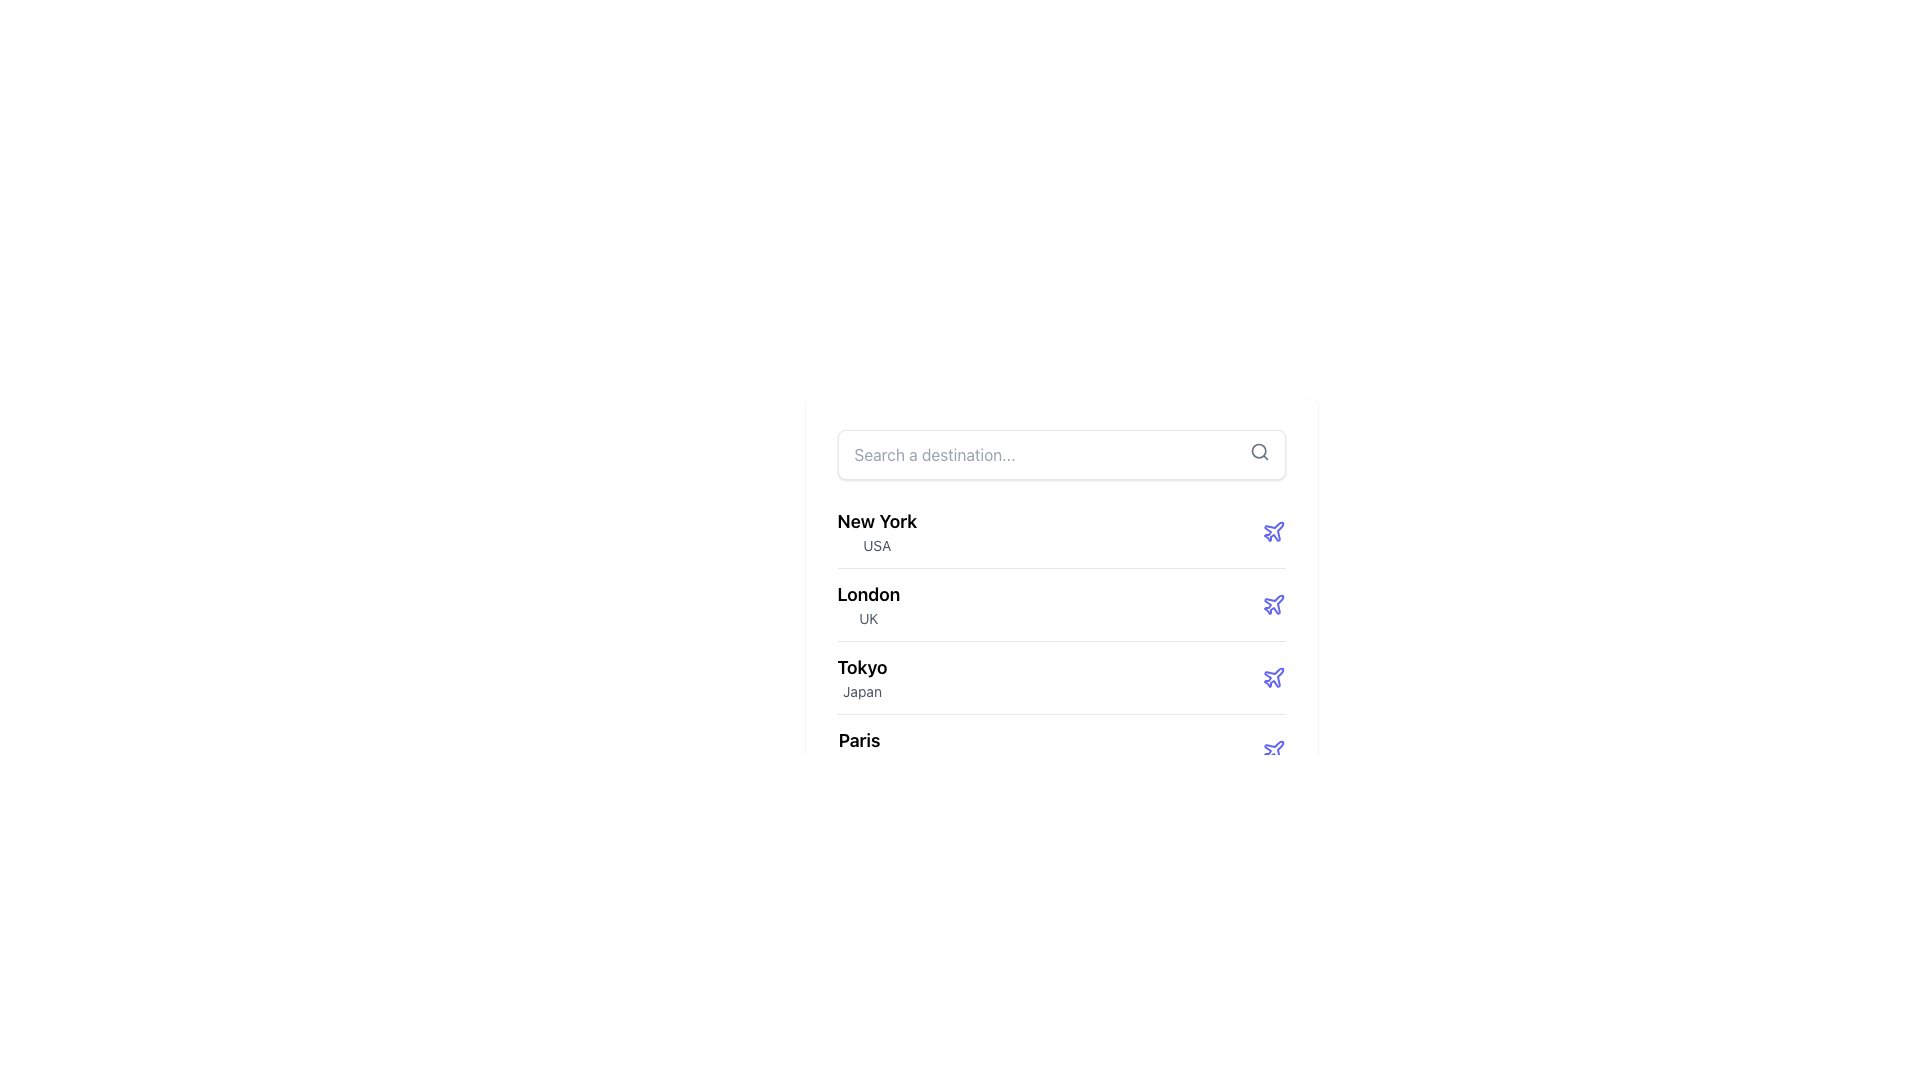 Image resolution: width=1920 pixels, height=1080 pixels. Describe the element at coordinates (1060, 677) in the screenshot. I see `the list item displaying 'Tokyo'` at that location.